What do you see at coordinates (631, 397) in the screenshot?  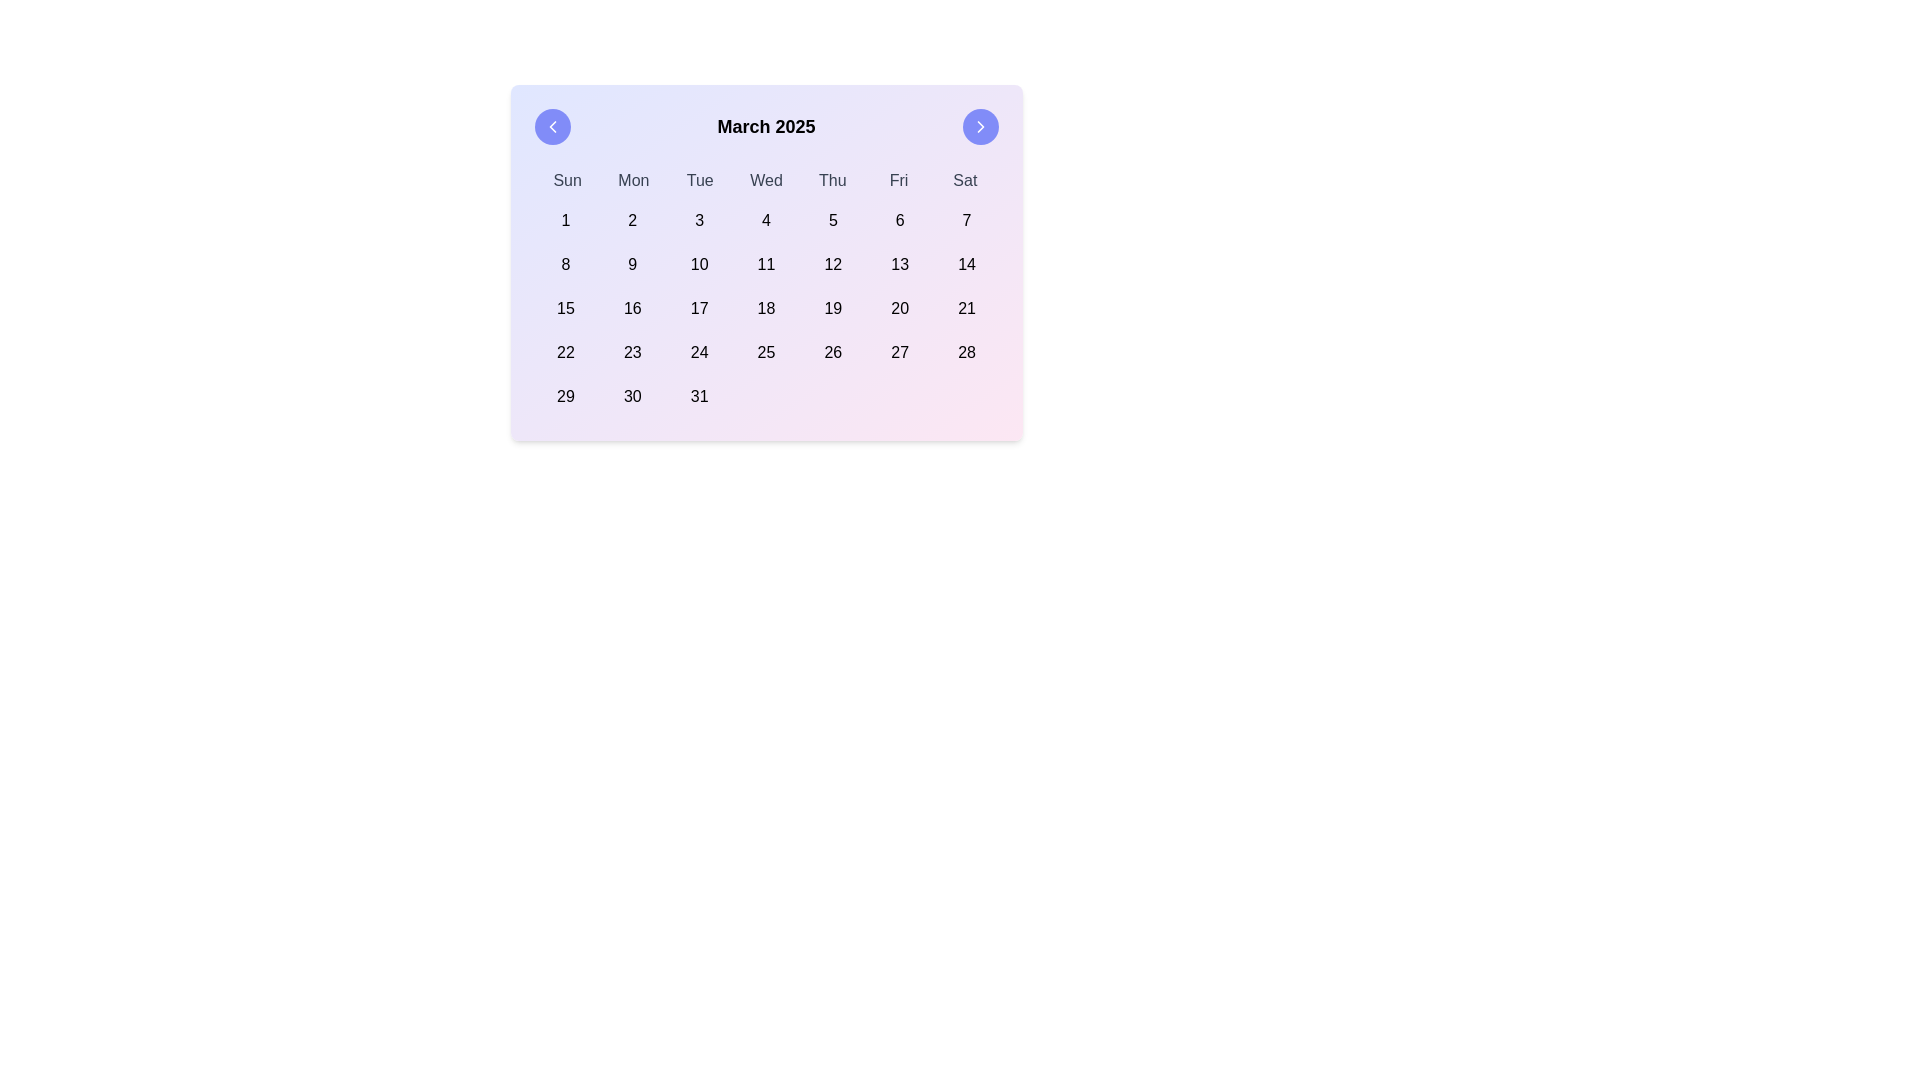 I see `the Calendar date button representing March 30 to trigger the hover effect` at bounding box center [631, 397].